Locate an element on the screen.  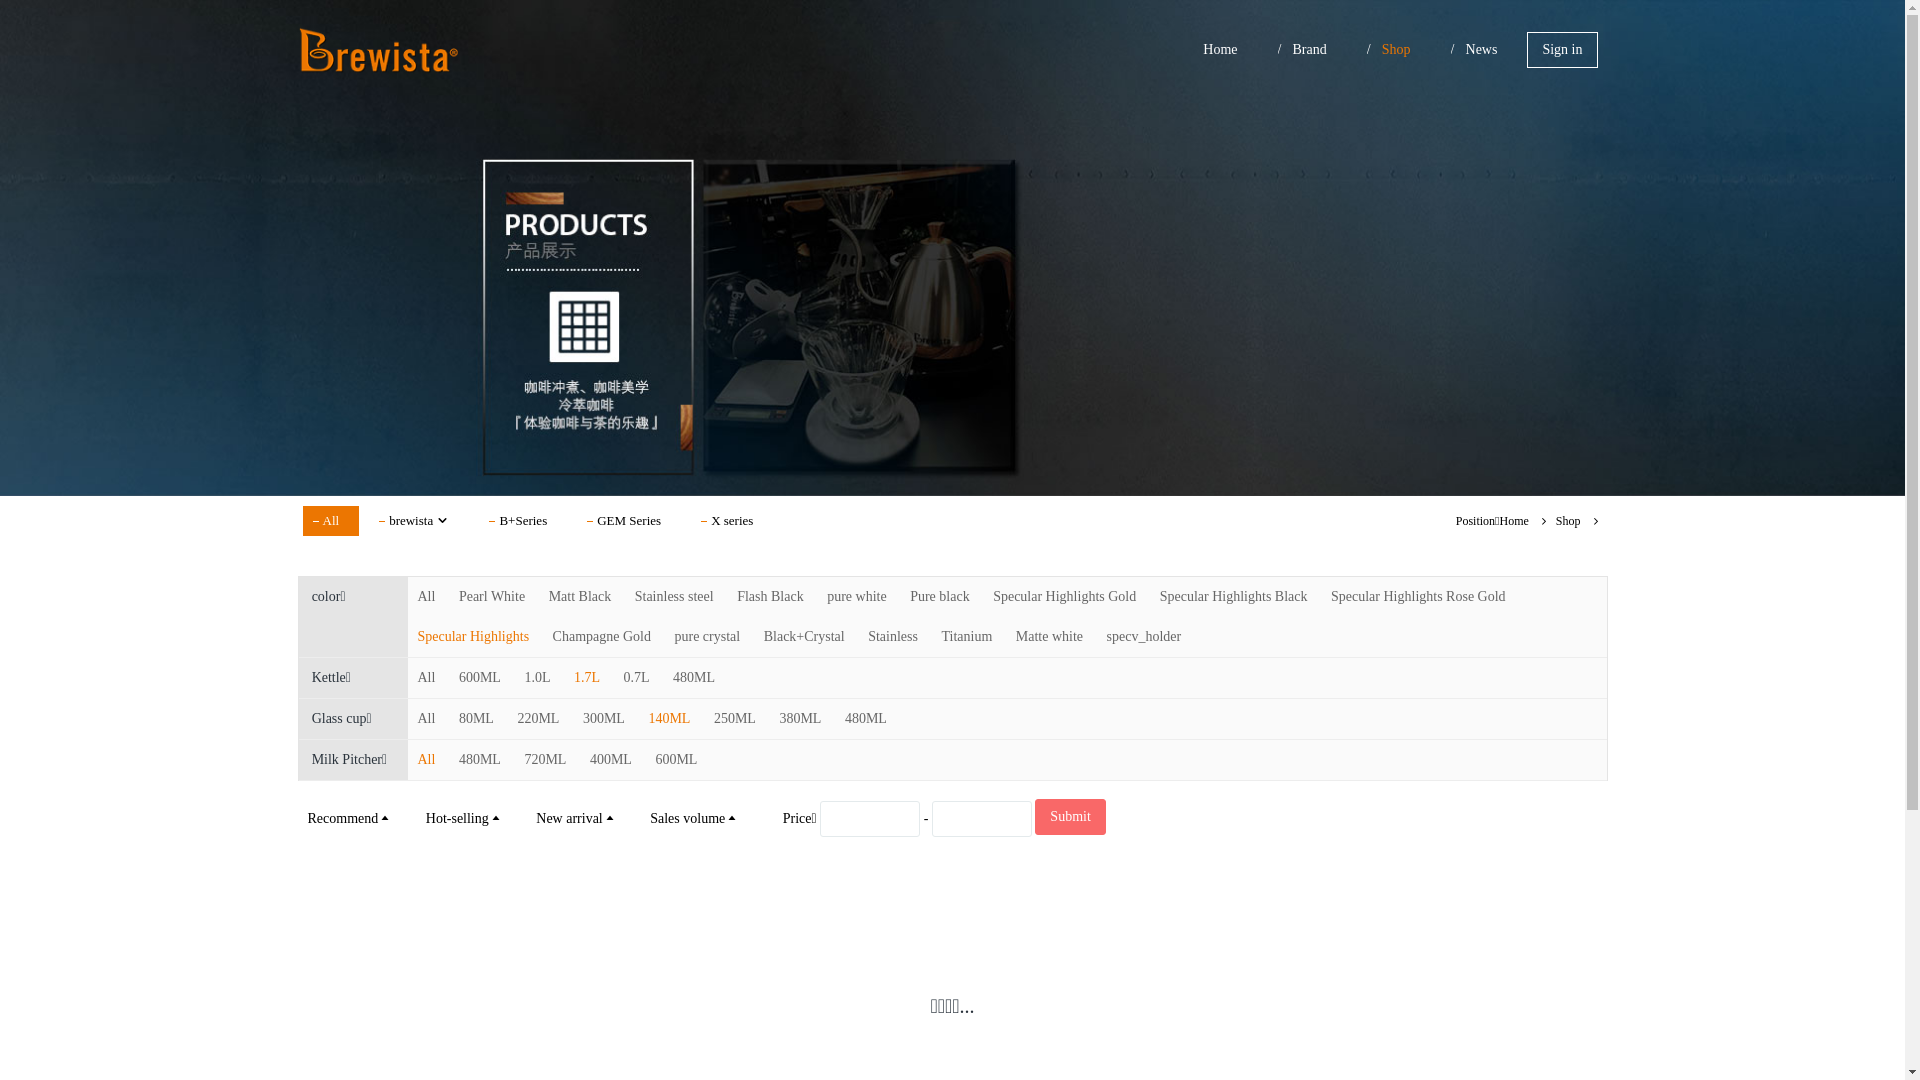
'X series' is located at coordinates (730, 519).